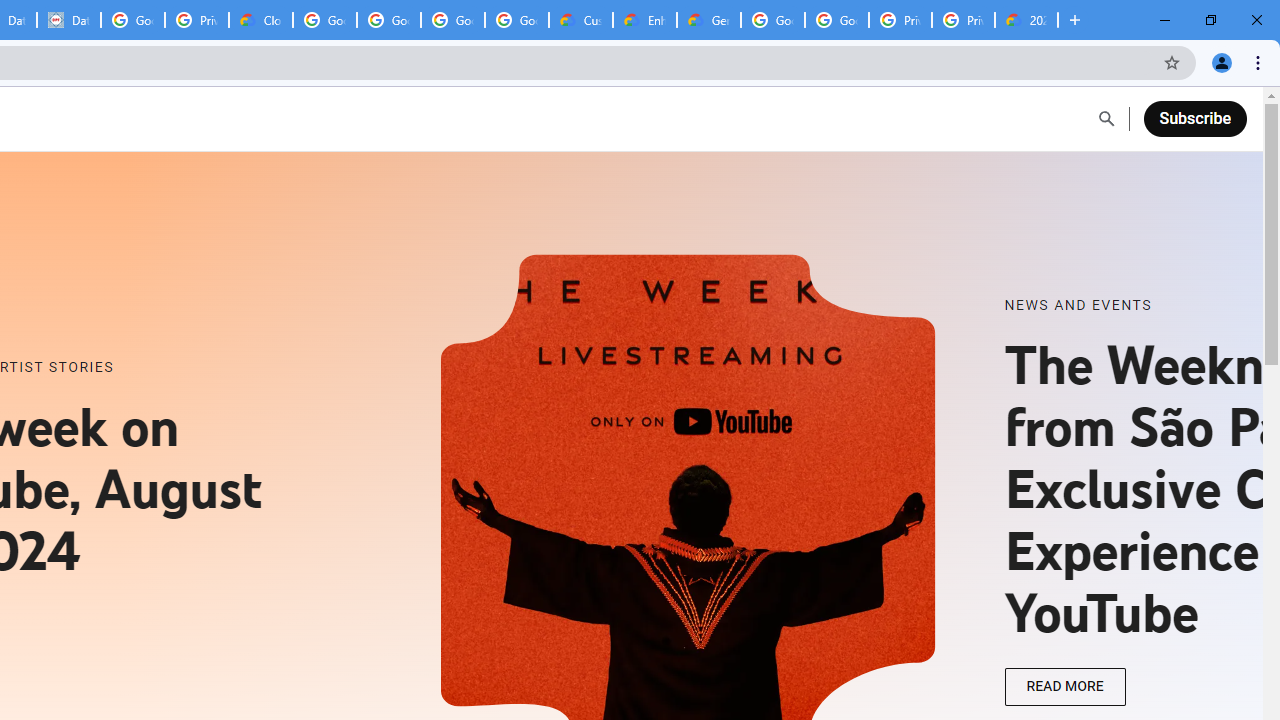 Image resolution: width=1280 pixels, height=720 pixels. What do you see at coordinates (1194, 118) in the screenshot?
I see `'Subscribe'` at bounding box center [1194, 118].